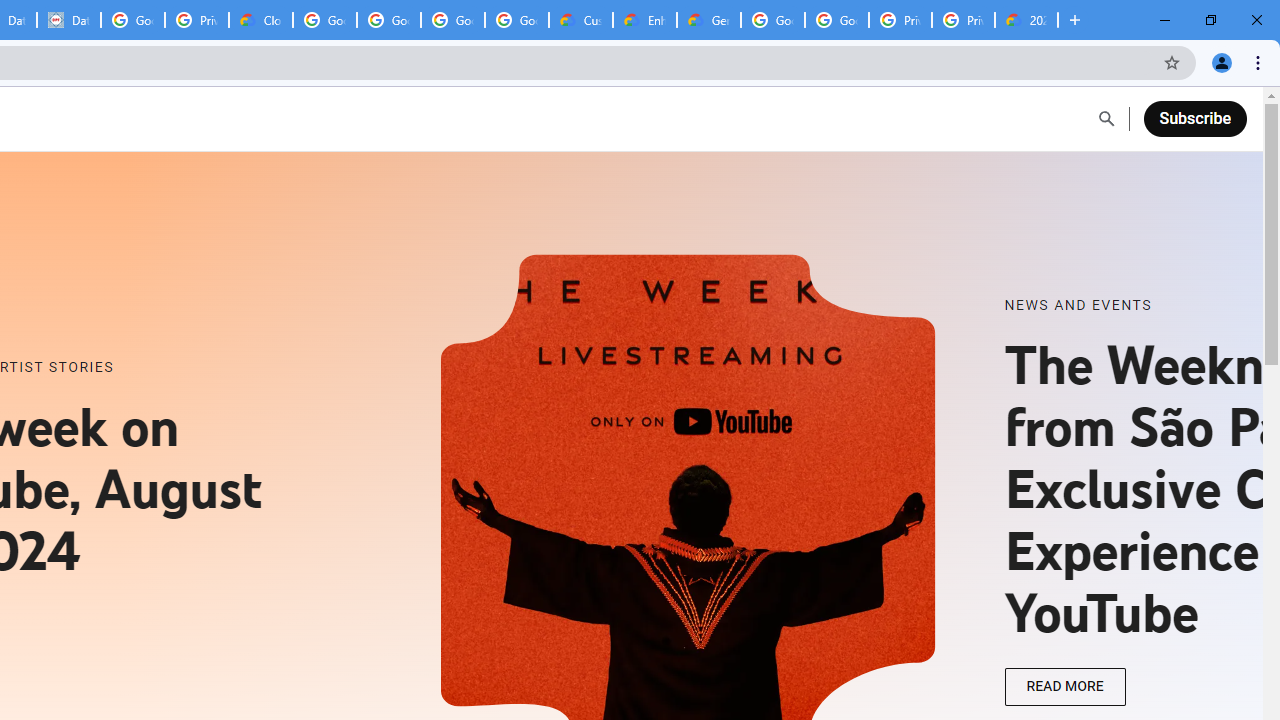 Image resolution: width=1280 pixels, height=720 pixels. What do you see at coordinates (1194, 118) in the screenshot?
I see `'Subscribe'` at bounding box center [1194, 118].